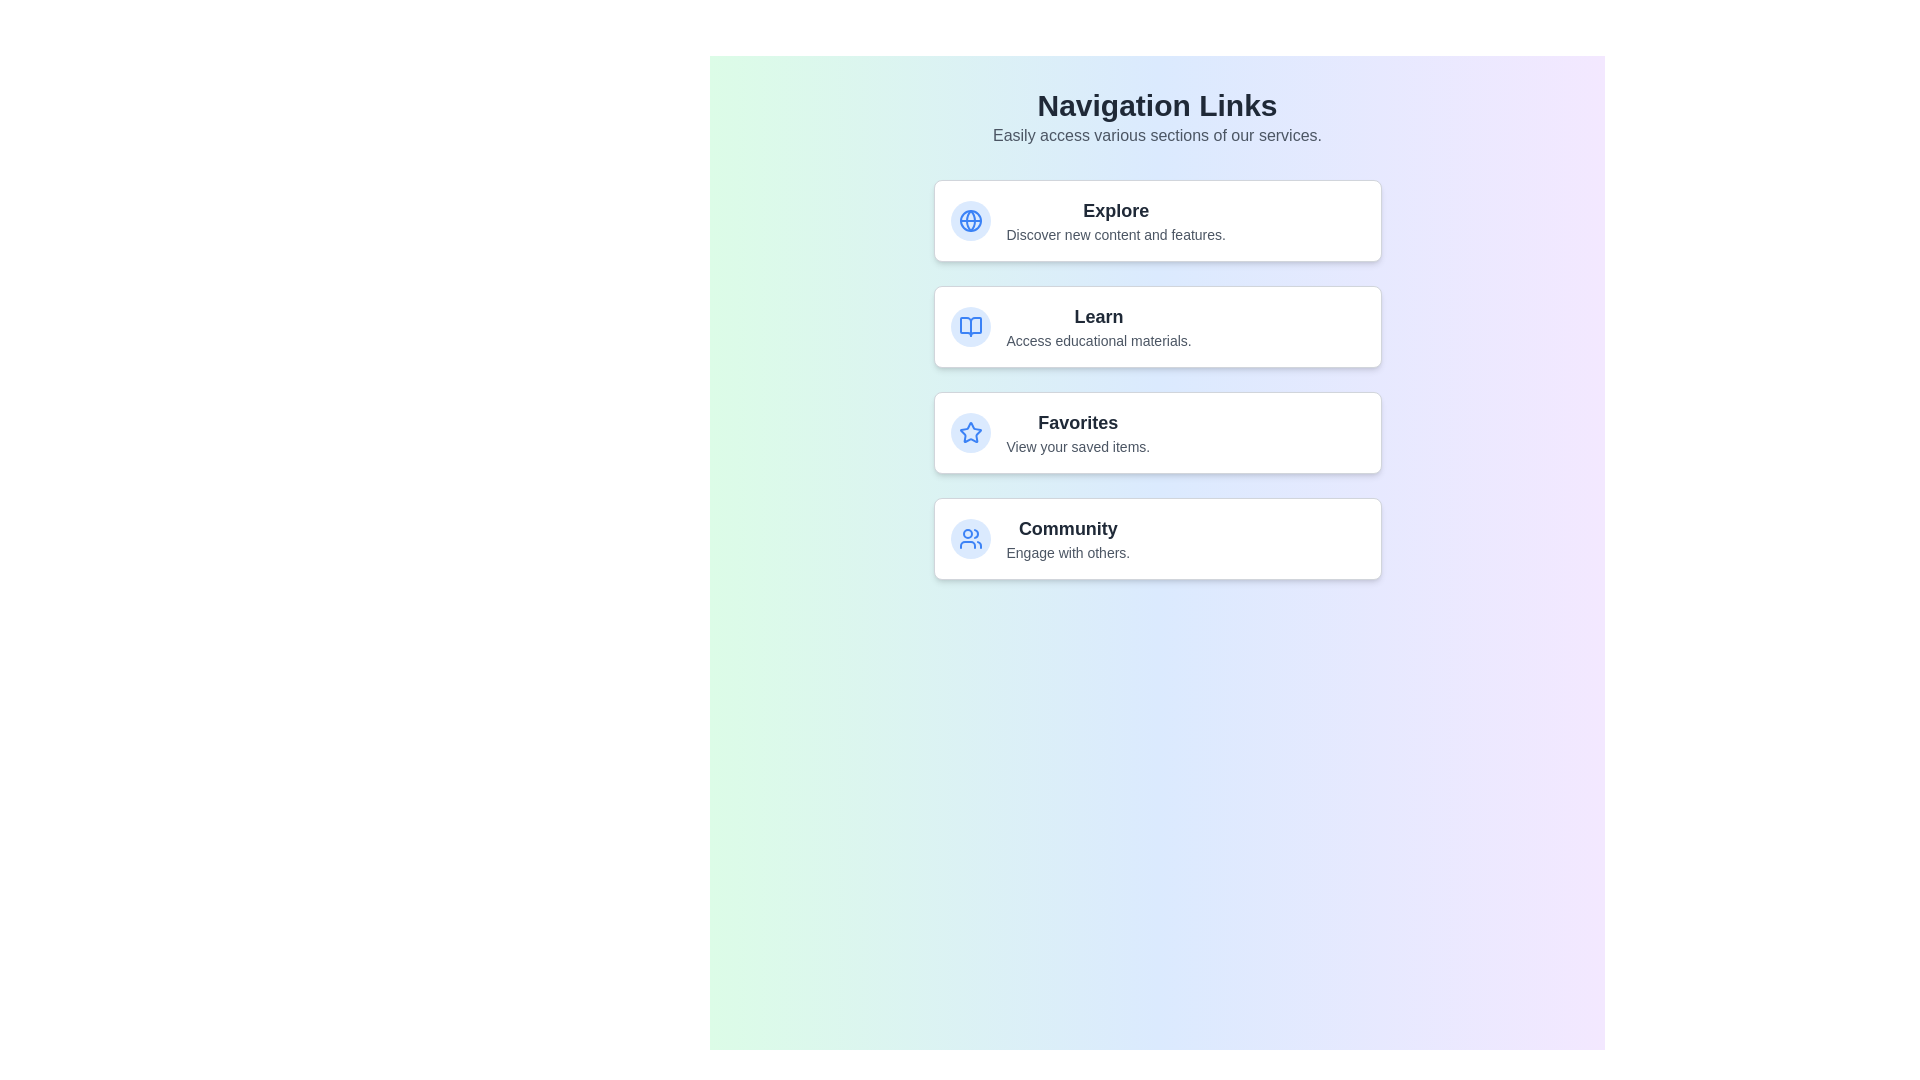 Image resolution: width=1920 pixels, height=1080 pixels. Describe the element at coordinates (1077, 422) in the screenshot. I see `the 'Favorites' text label, which serves as the title for the Favorites section and is located above the 'View your saved items' text element` at that location.